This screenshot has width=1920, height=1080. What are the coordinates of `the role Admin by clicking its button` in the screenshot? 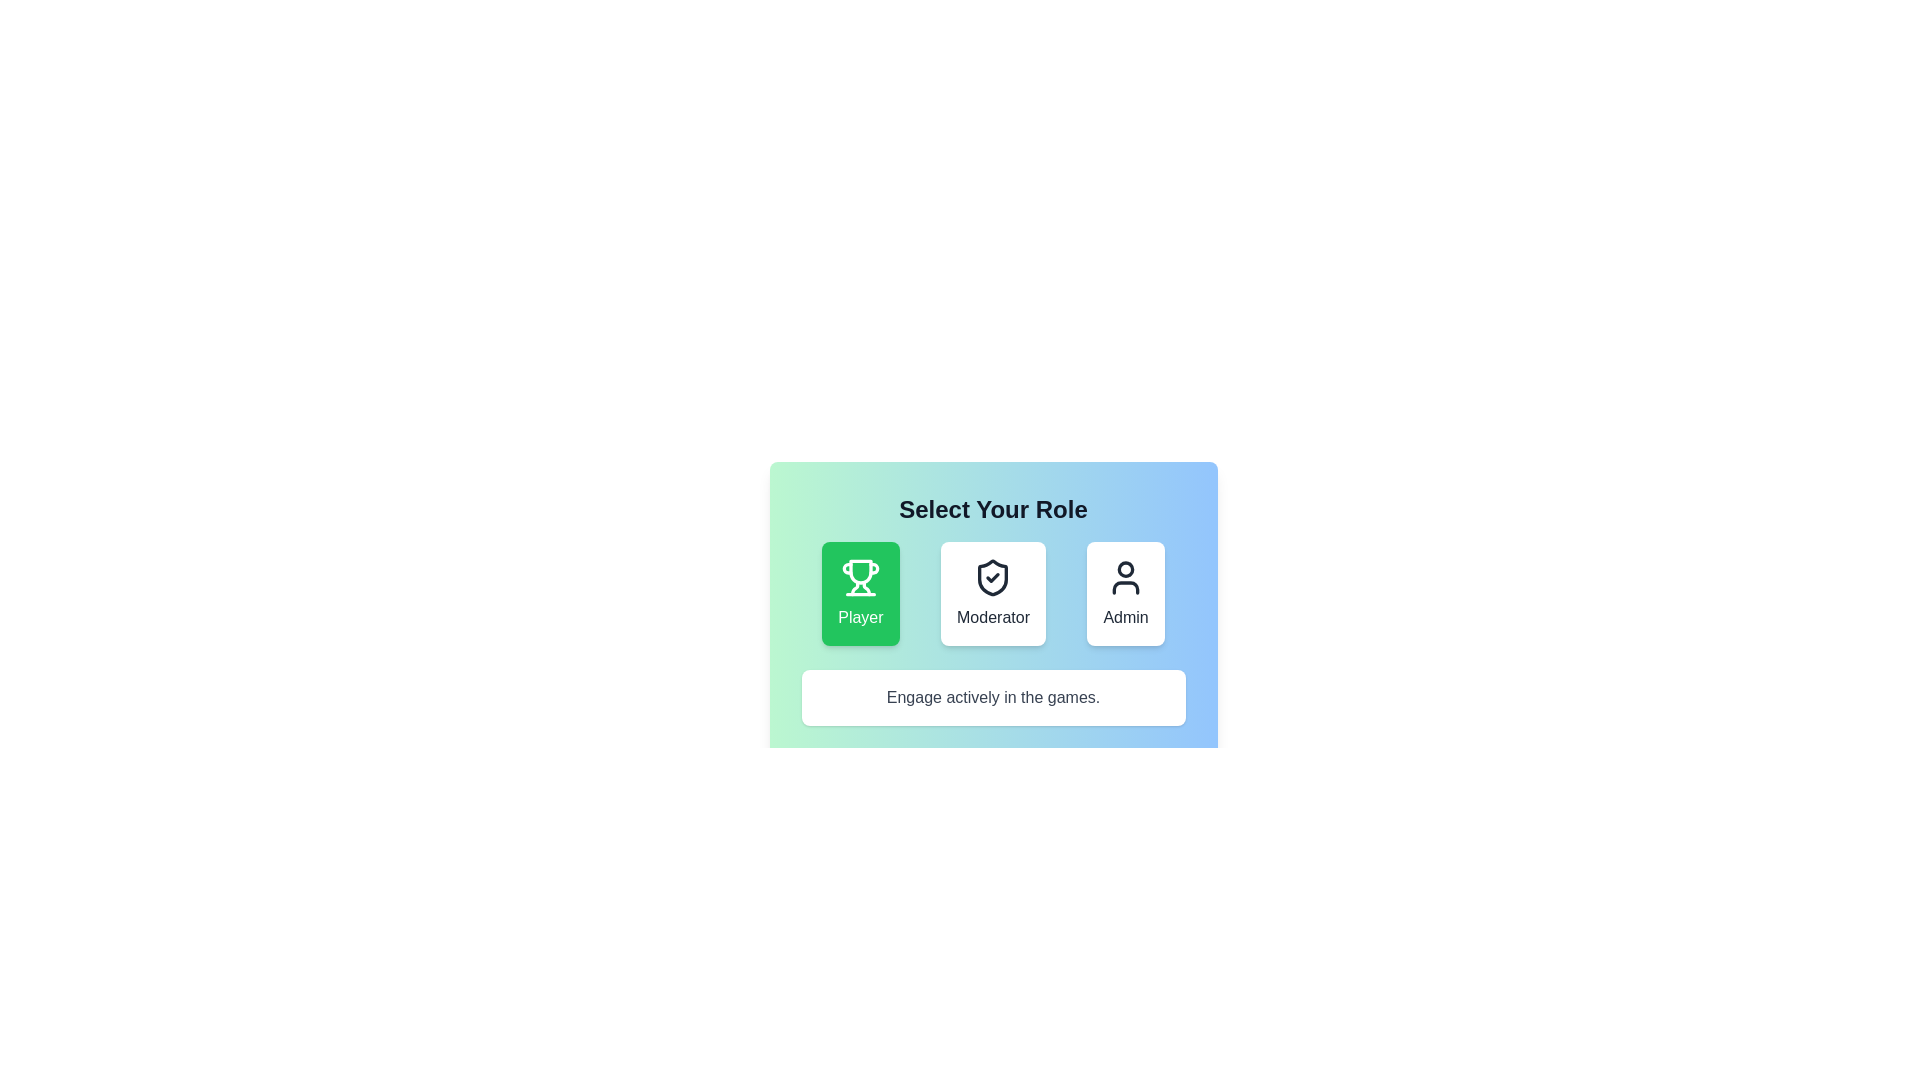 It's located at (1126, 593).